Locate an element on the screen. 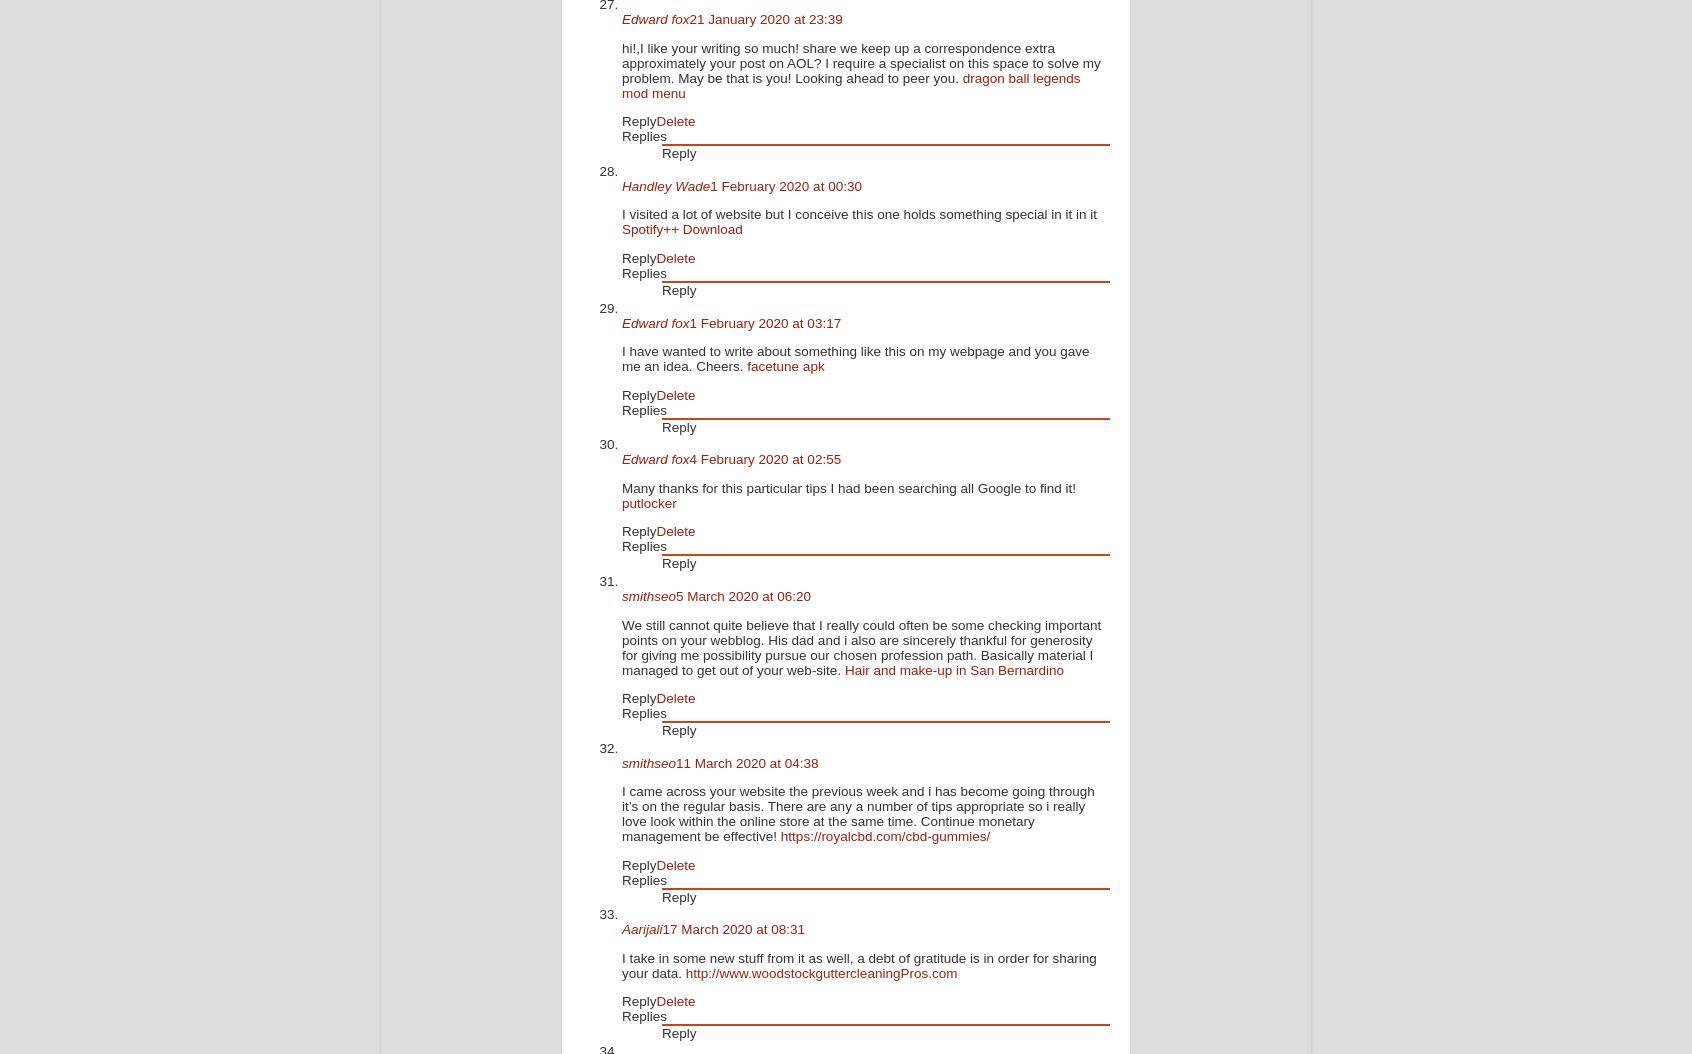 This screenshot has width=1692, height=1054. 'http://www.woodstockguttercleaningPros.com' is located at coordinates (820, 972).